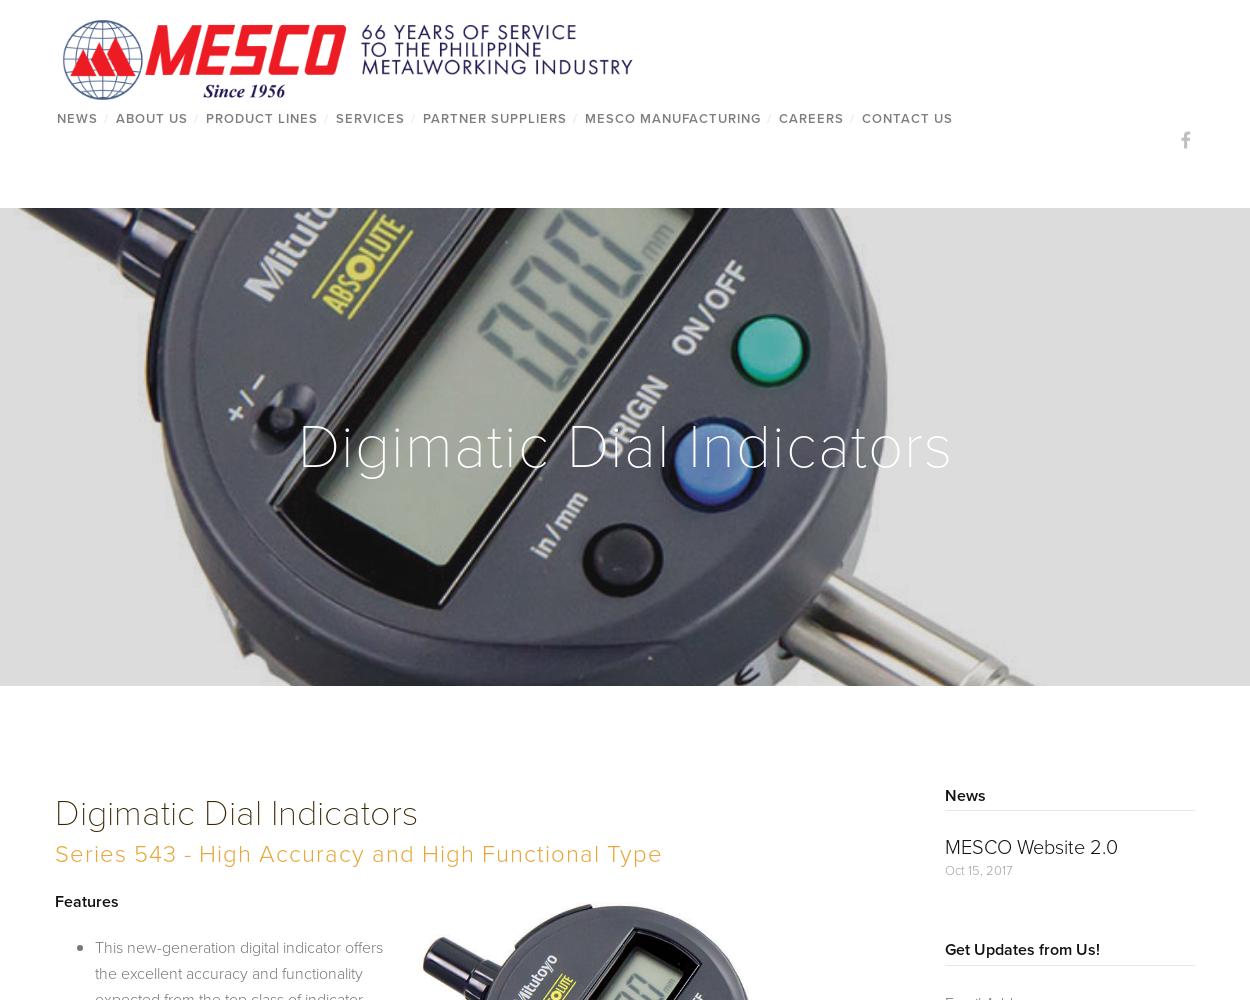 The width and height of the screenshot is (1250, 1000). I want to click on 'Careers', so click(810, 116).